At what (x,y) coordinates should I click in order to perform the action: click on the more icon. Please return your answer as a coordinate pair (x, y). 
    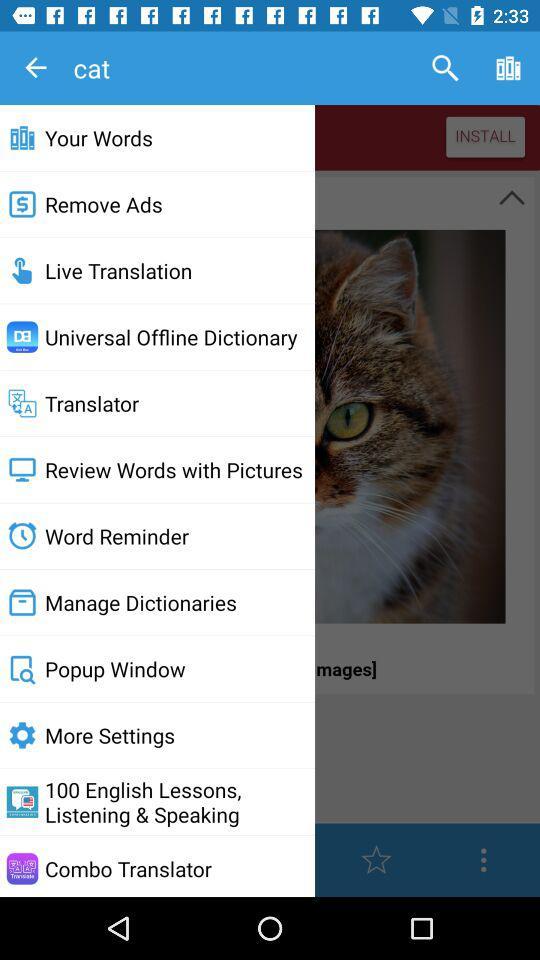
    Looking at the image, I should click on (482, 859).